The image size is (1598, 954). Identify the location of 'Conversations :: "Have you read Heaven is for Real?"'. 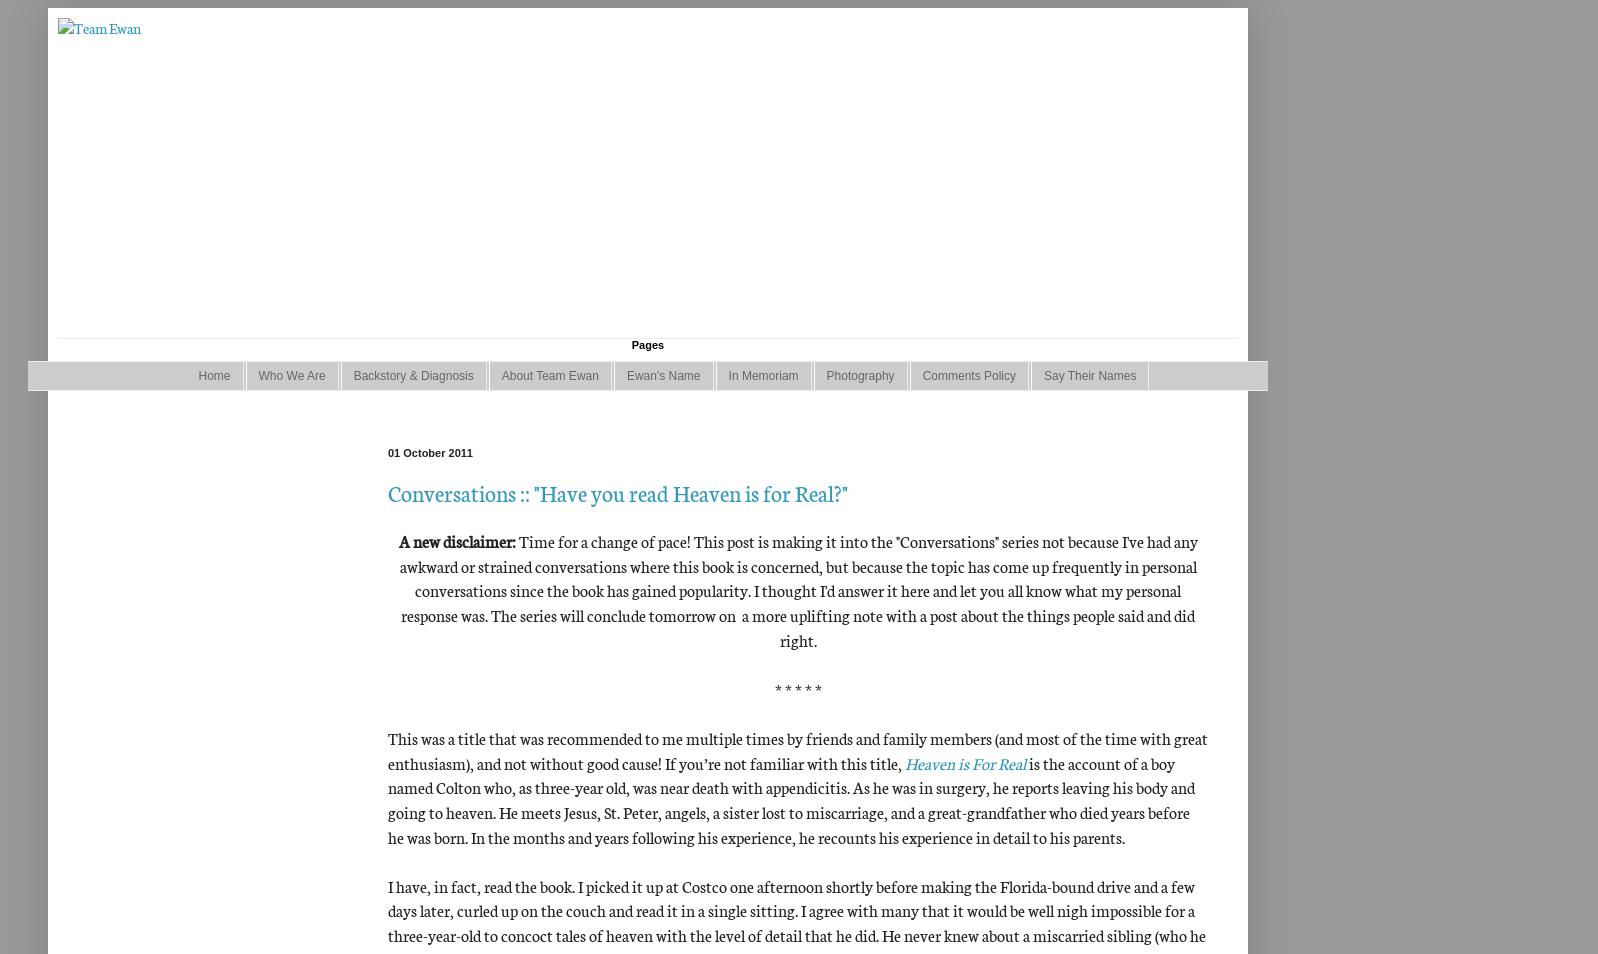
(617, 490).